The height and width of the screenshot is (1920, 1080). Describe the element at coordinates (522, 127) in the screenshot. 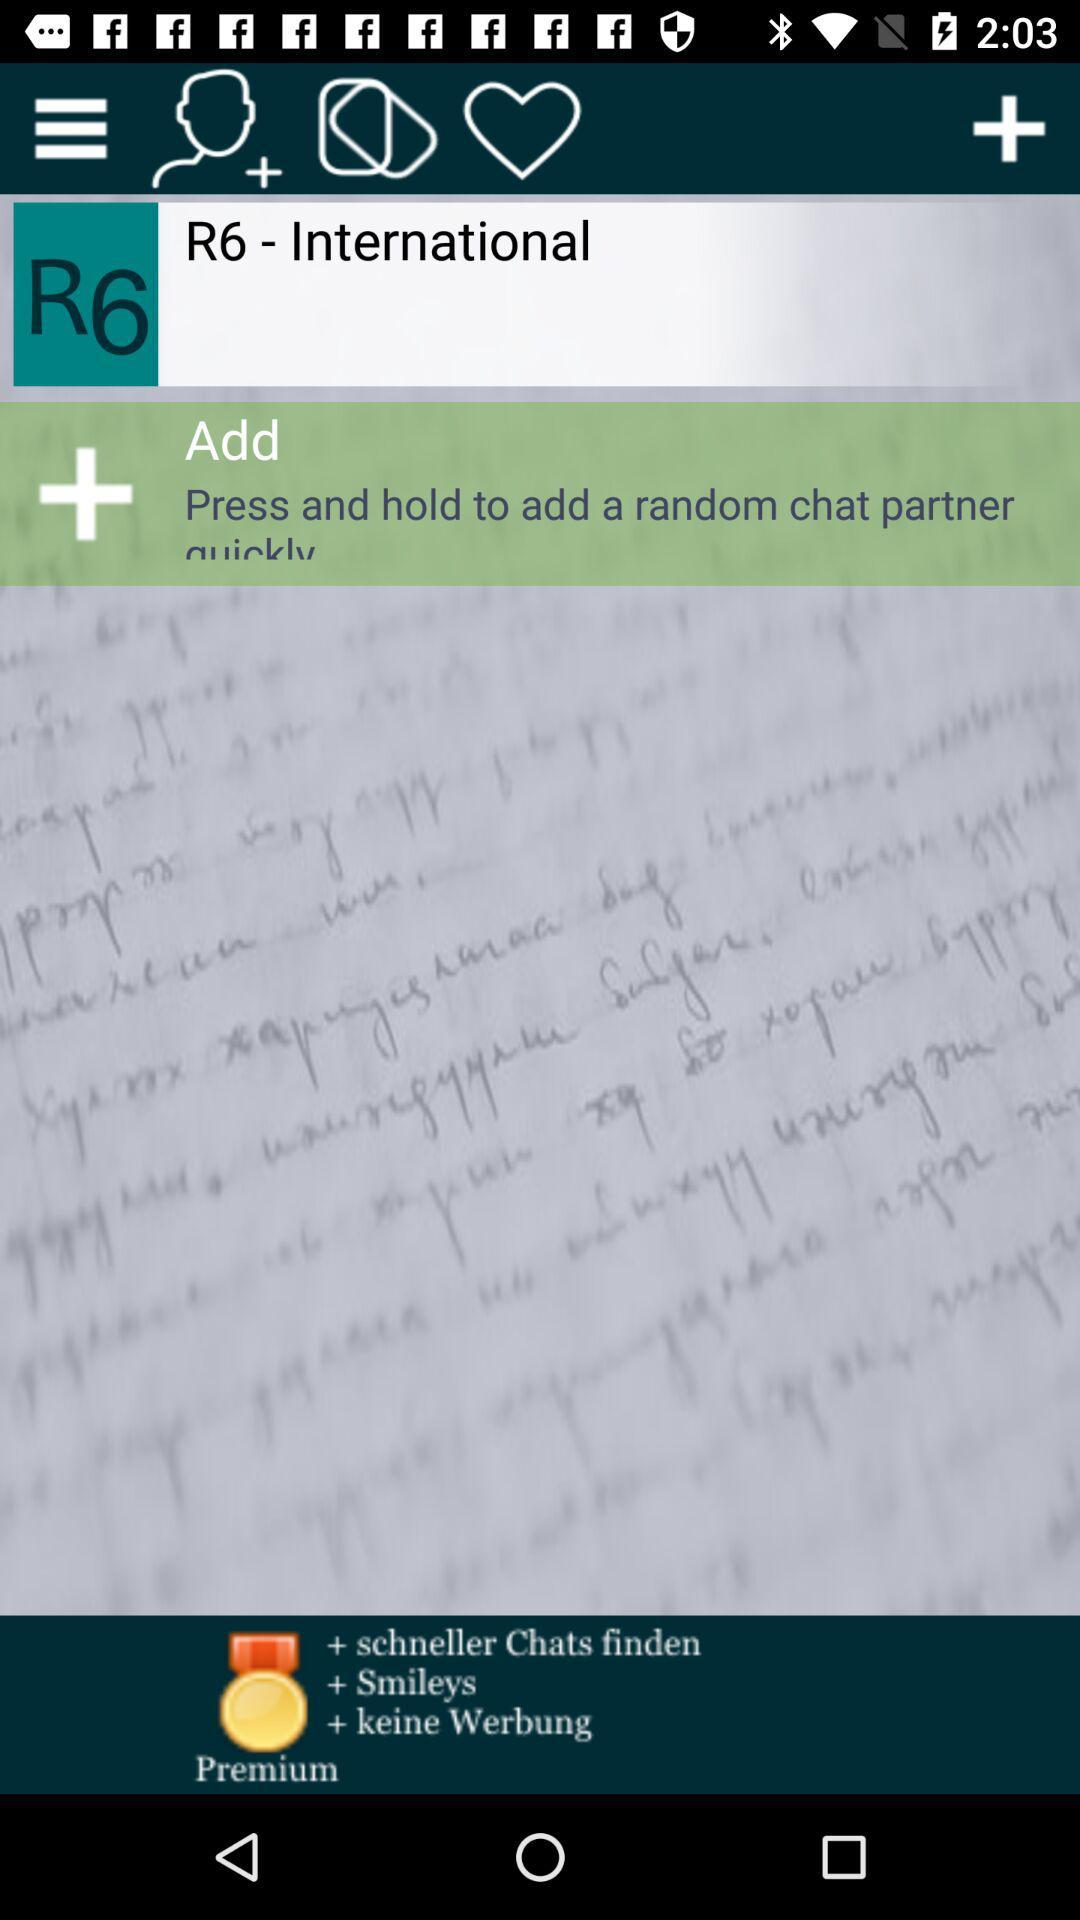

I see `like` at that location.